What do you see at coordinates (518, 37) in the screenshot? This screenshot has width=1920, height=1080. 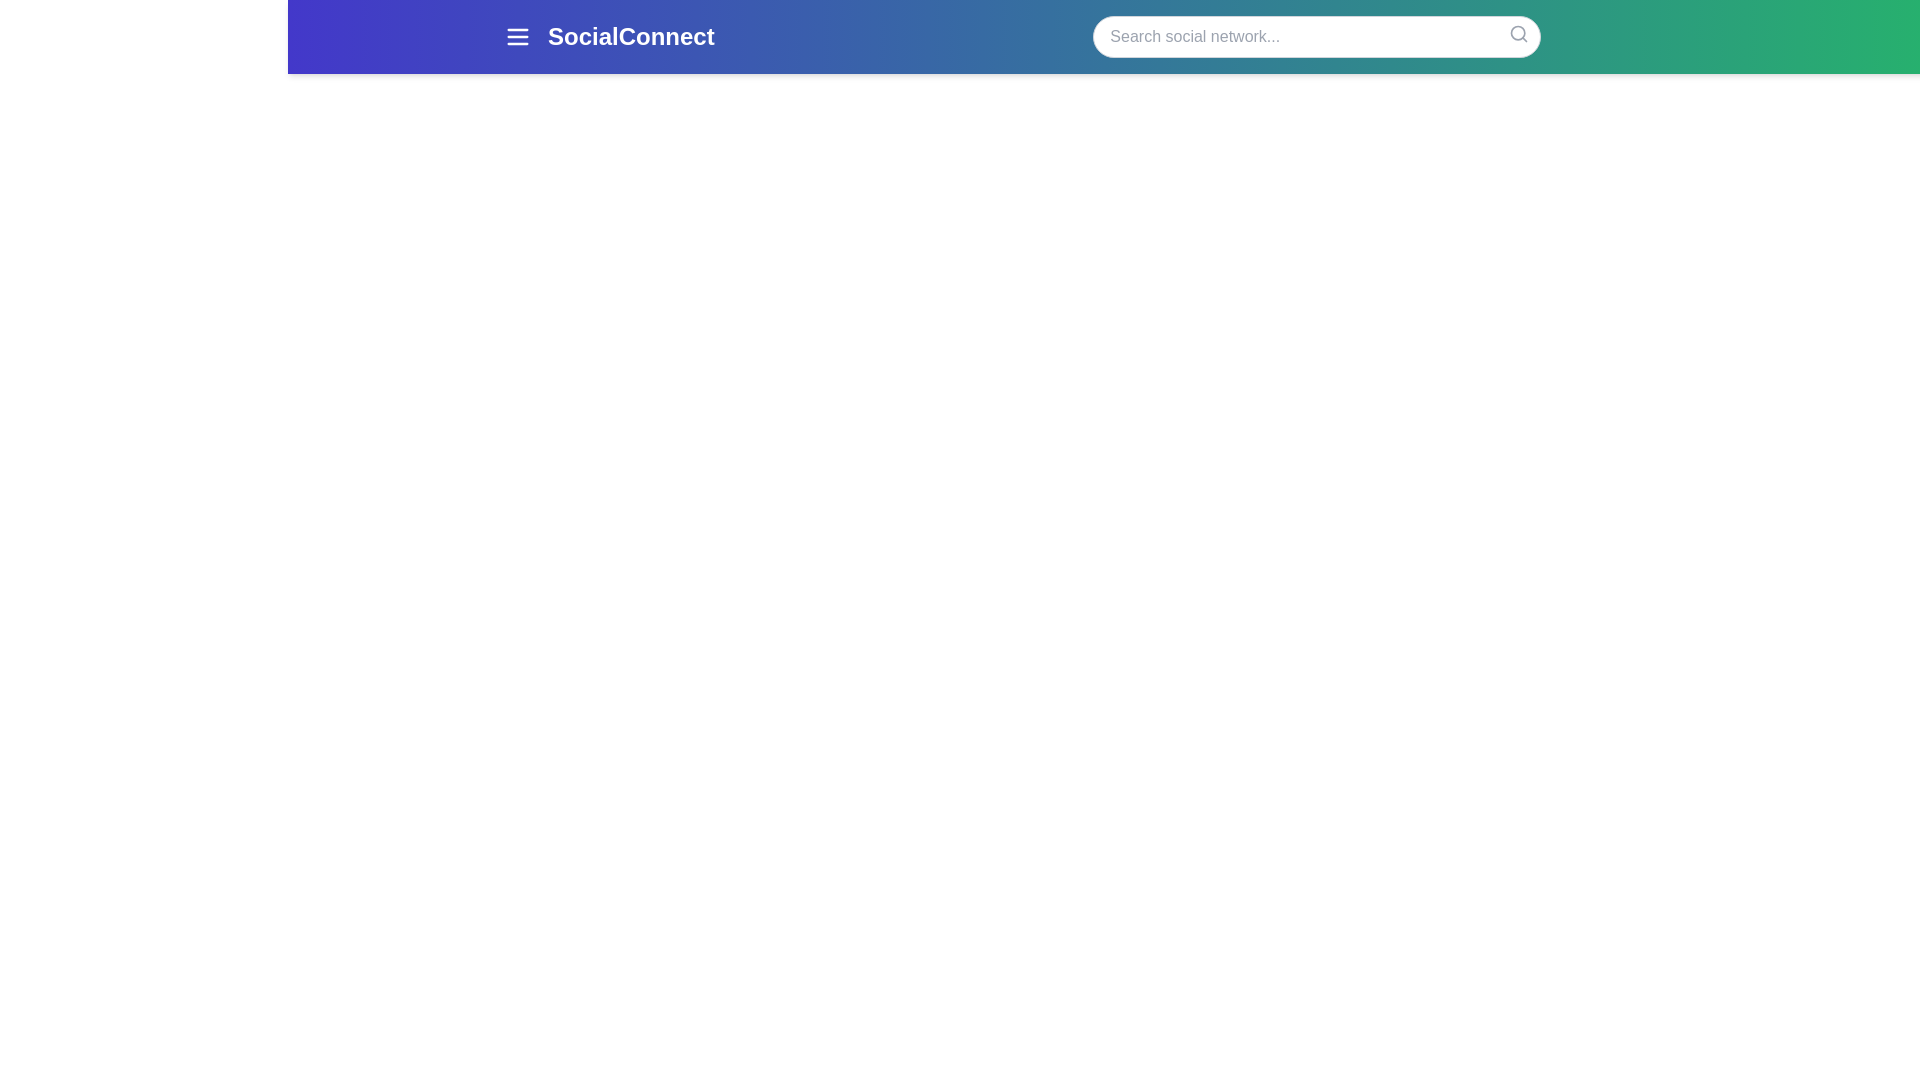 I see `the menu button to open the navigation menu` at bounding box center [518, 37].